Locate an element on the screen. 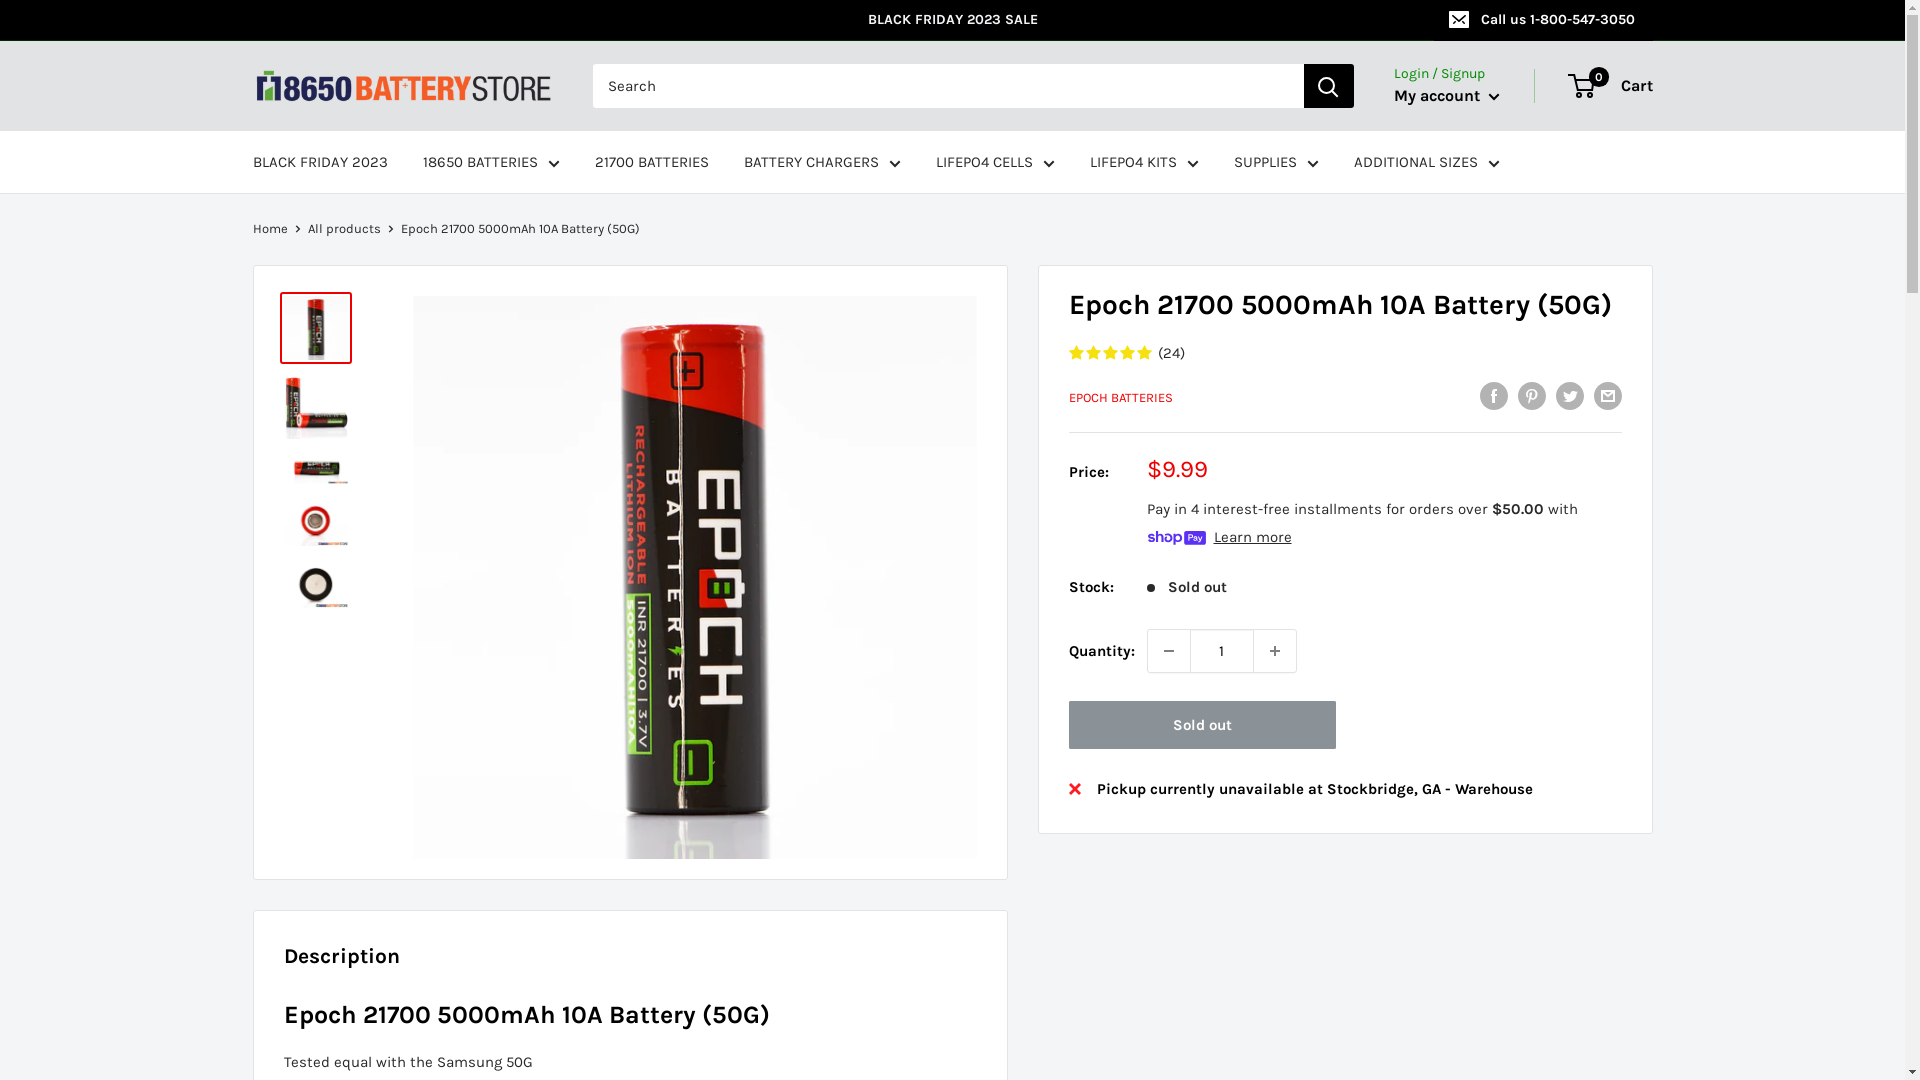  'Call us 1-800-547-3050' is located at coordinates (1542, 19).